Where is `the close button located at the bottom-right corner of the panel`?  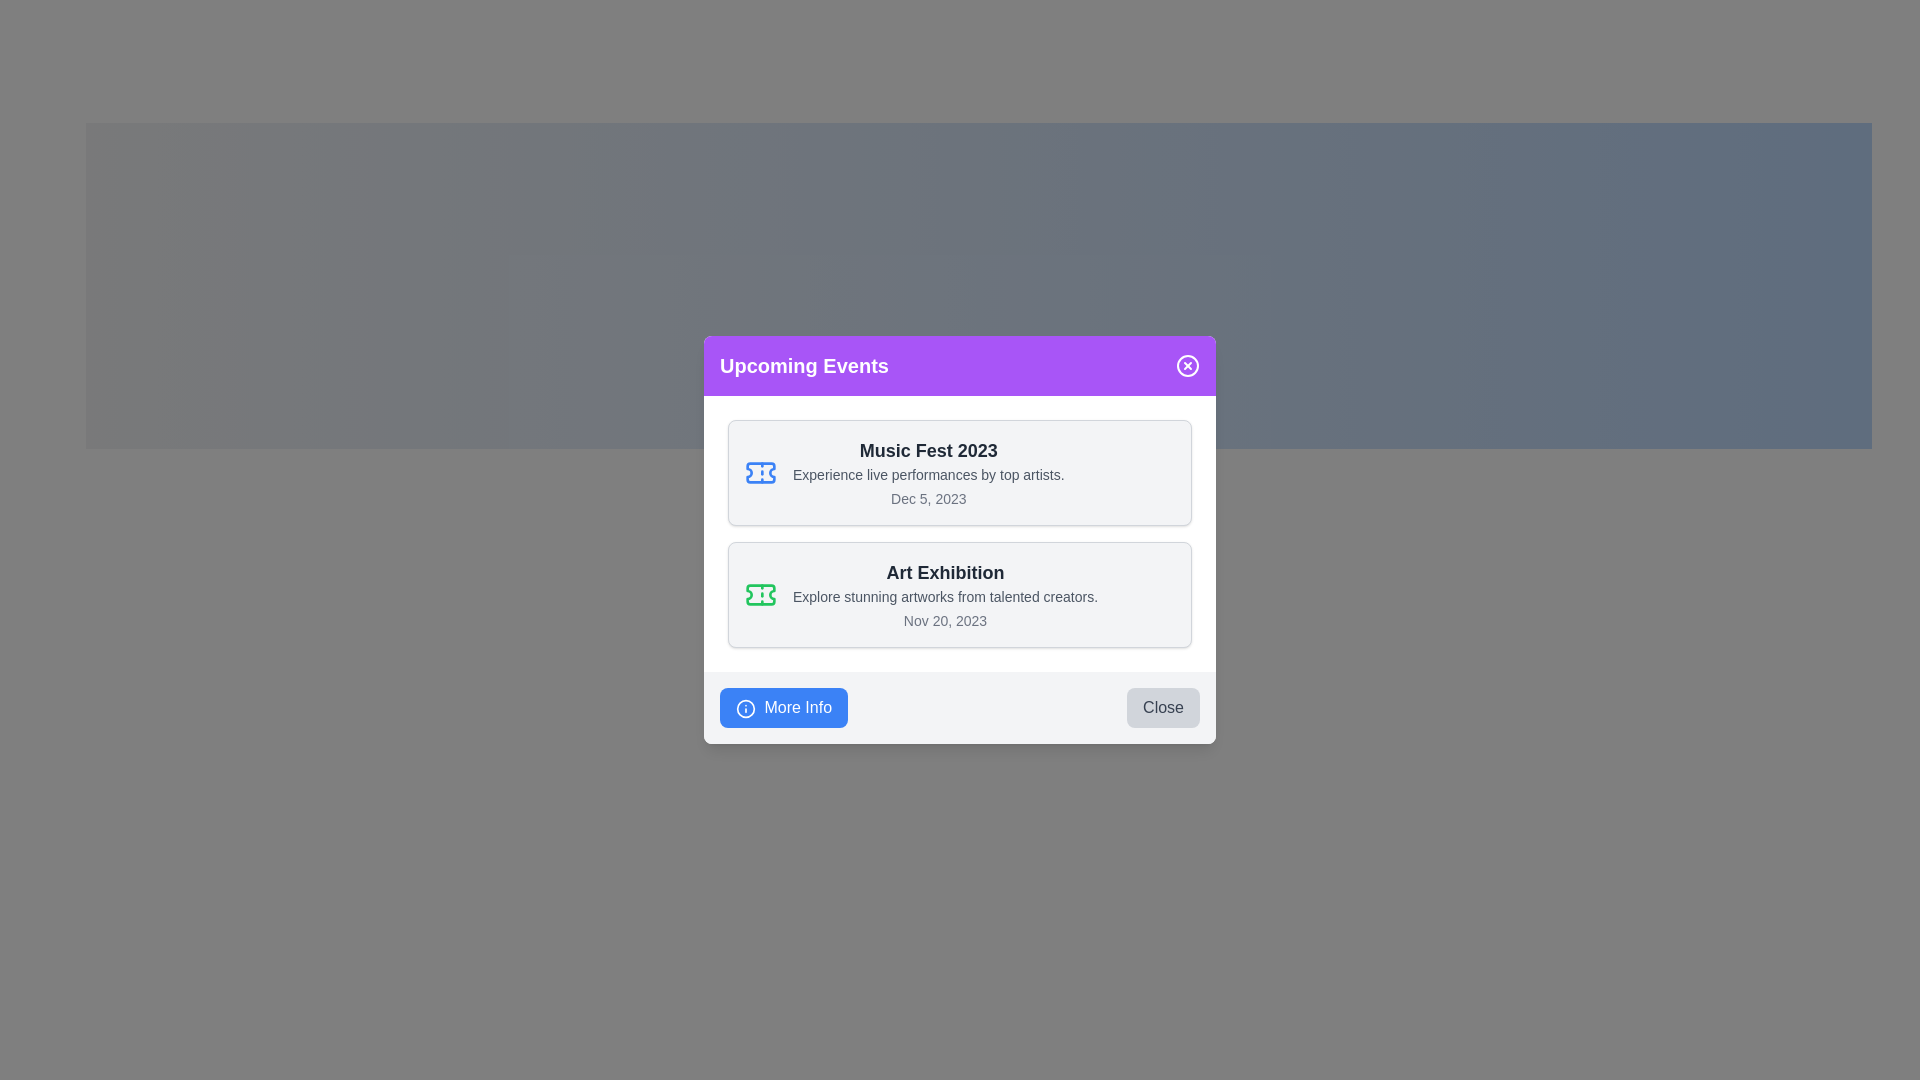
the close button located at the bottom-right corner of the panel is located at coordinates (1163, 707).